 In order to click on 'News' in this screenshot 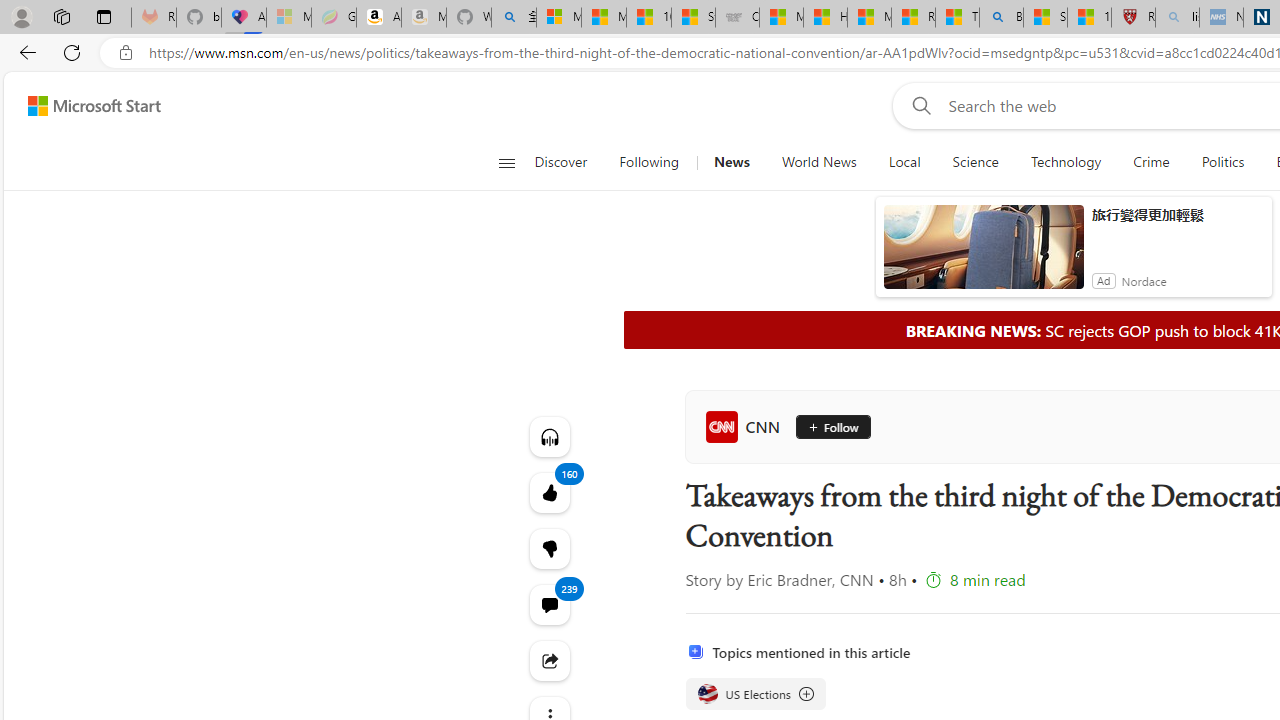, I will do `click(730, 162)`.